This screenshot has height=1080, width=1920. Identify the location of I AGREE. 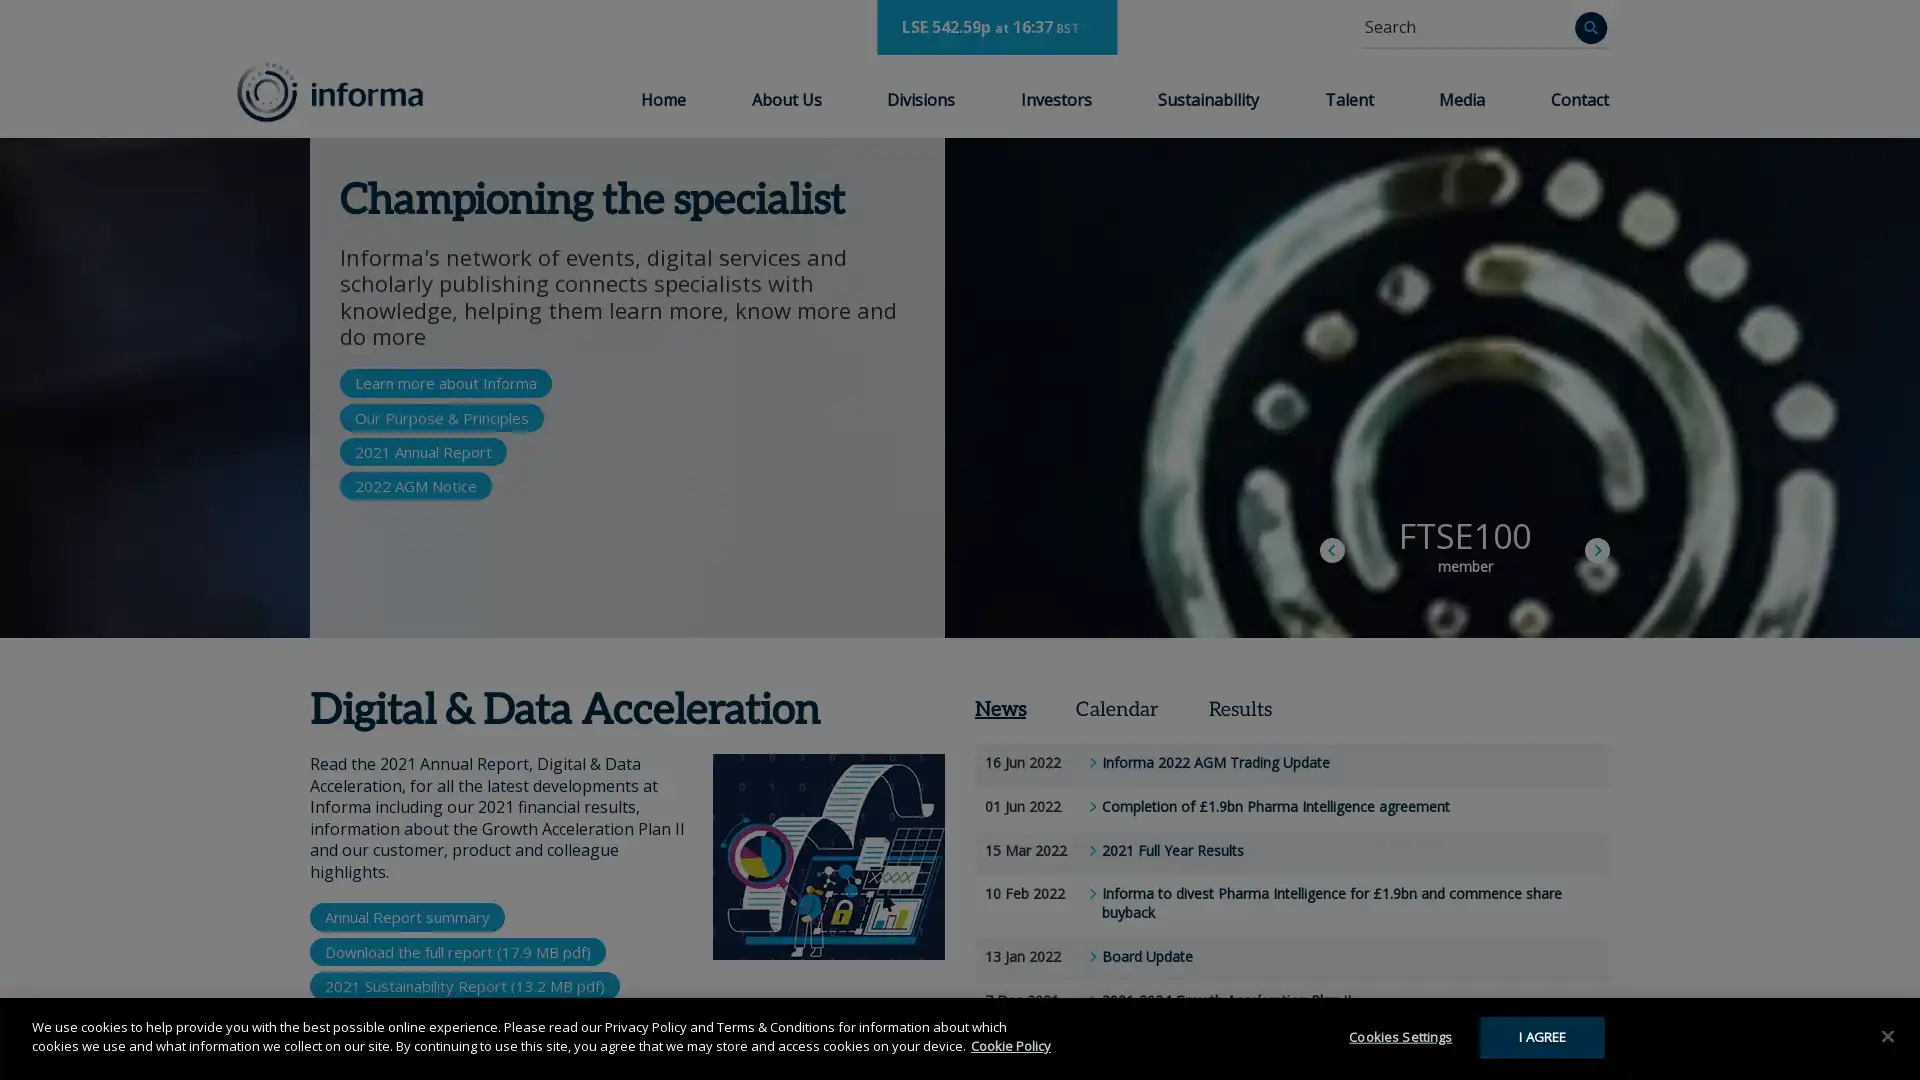
(1541, 1036).